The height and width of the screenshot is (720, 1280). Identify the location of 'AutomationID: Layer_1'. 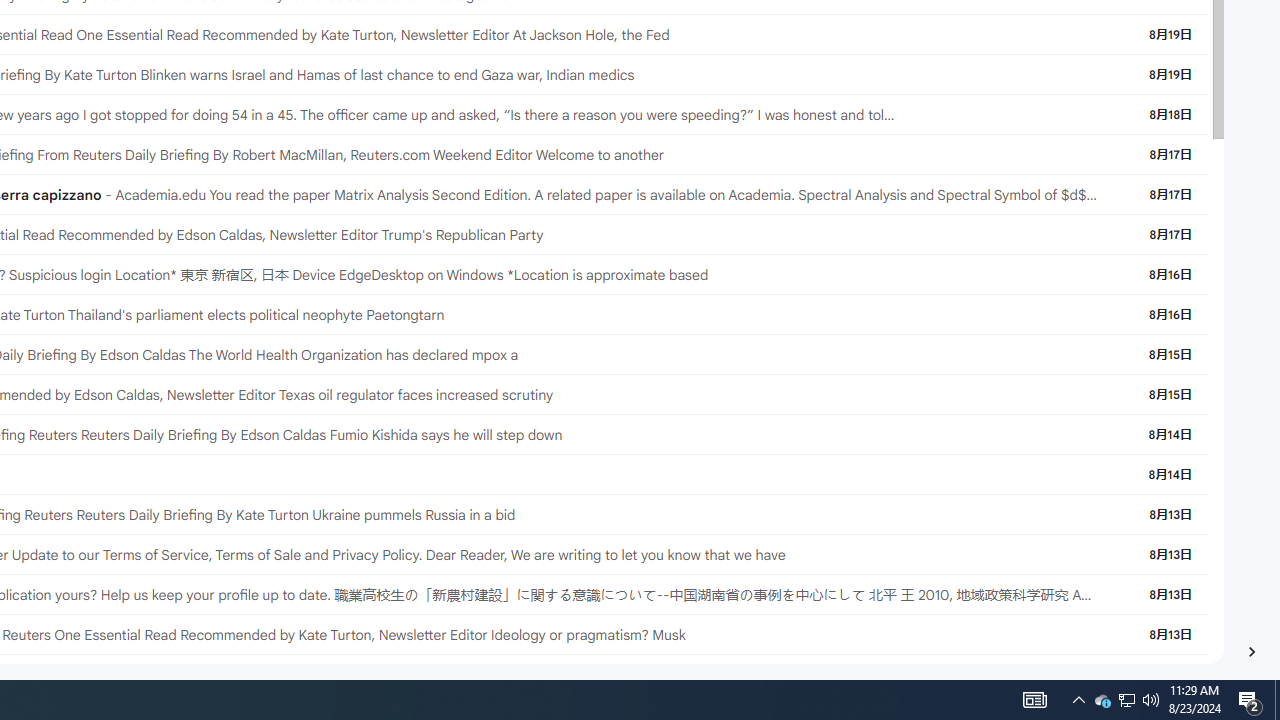
(1250, 651).